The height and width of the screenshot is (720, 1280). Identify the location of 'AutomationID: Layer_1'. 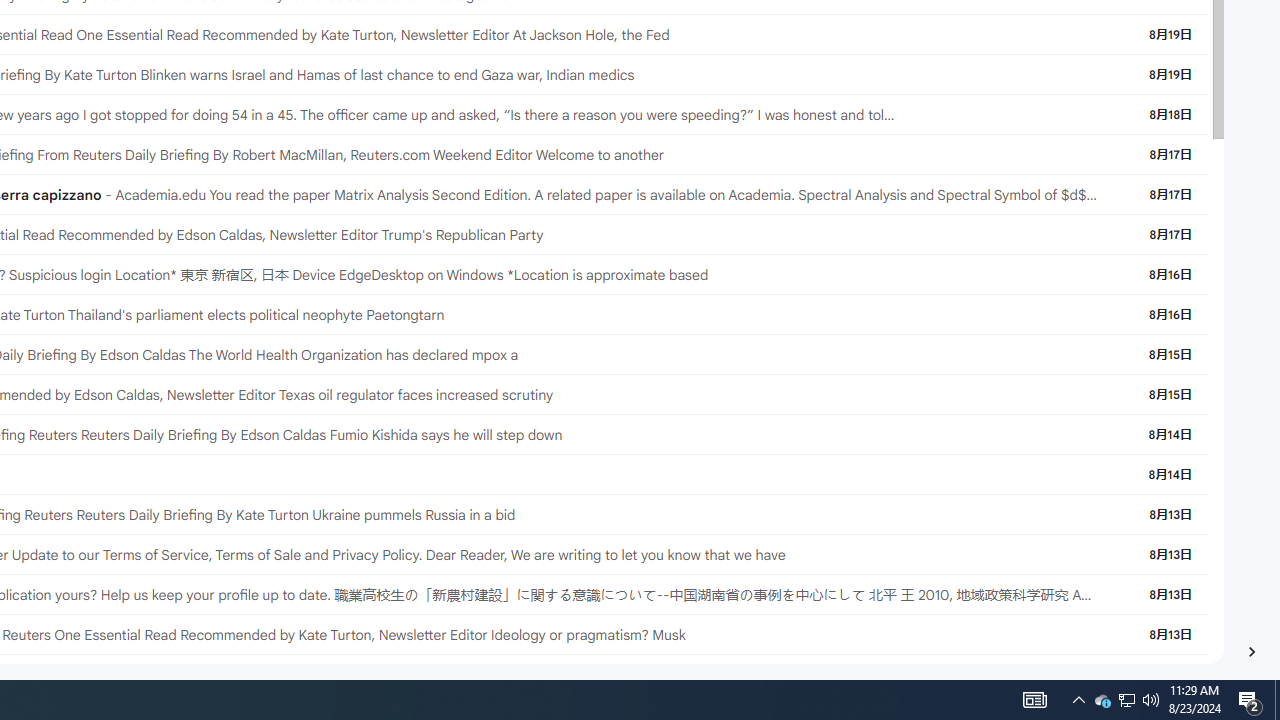
(1250, 651).